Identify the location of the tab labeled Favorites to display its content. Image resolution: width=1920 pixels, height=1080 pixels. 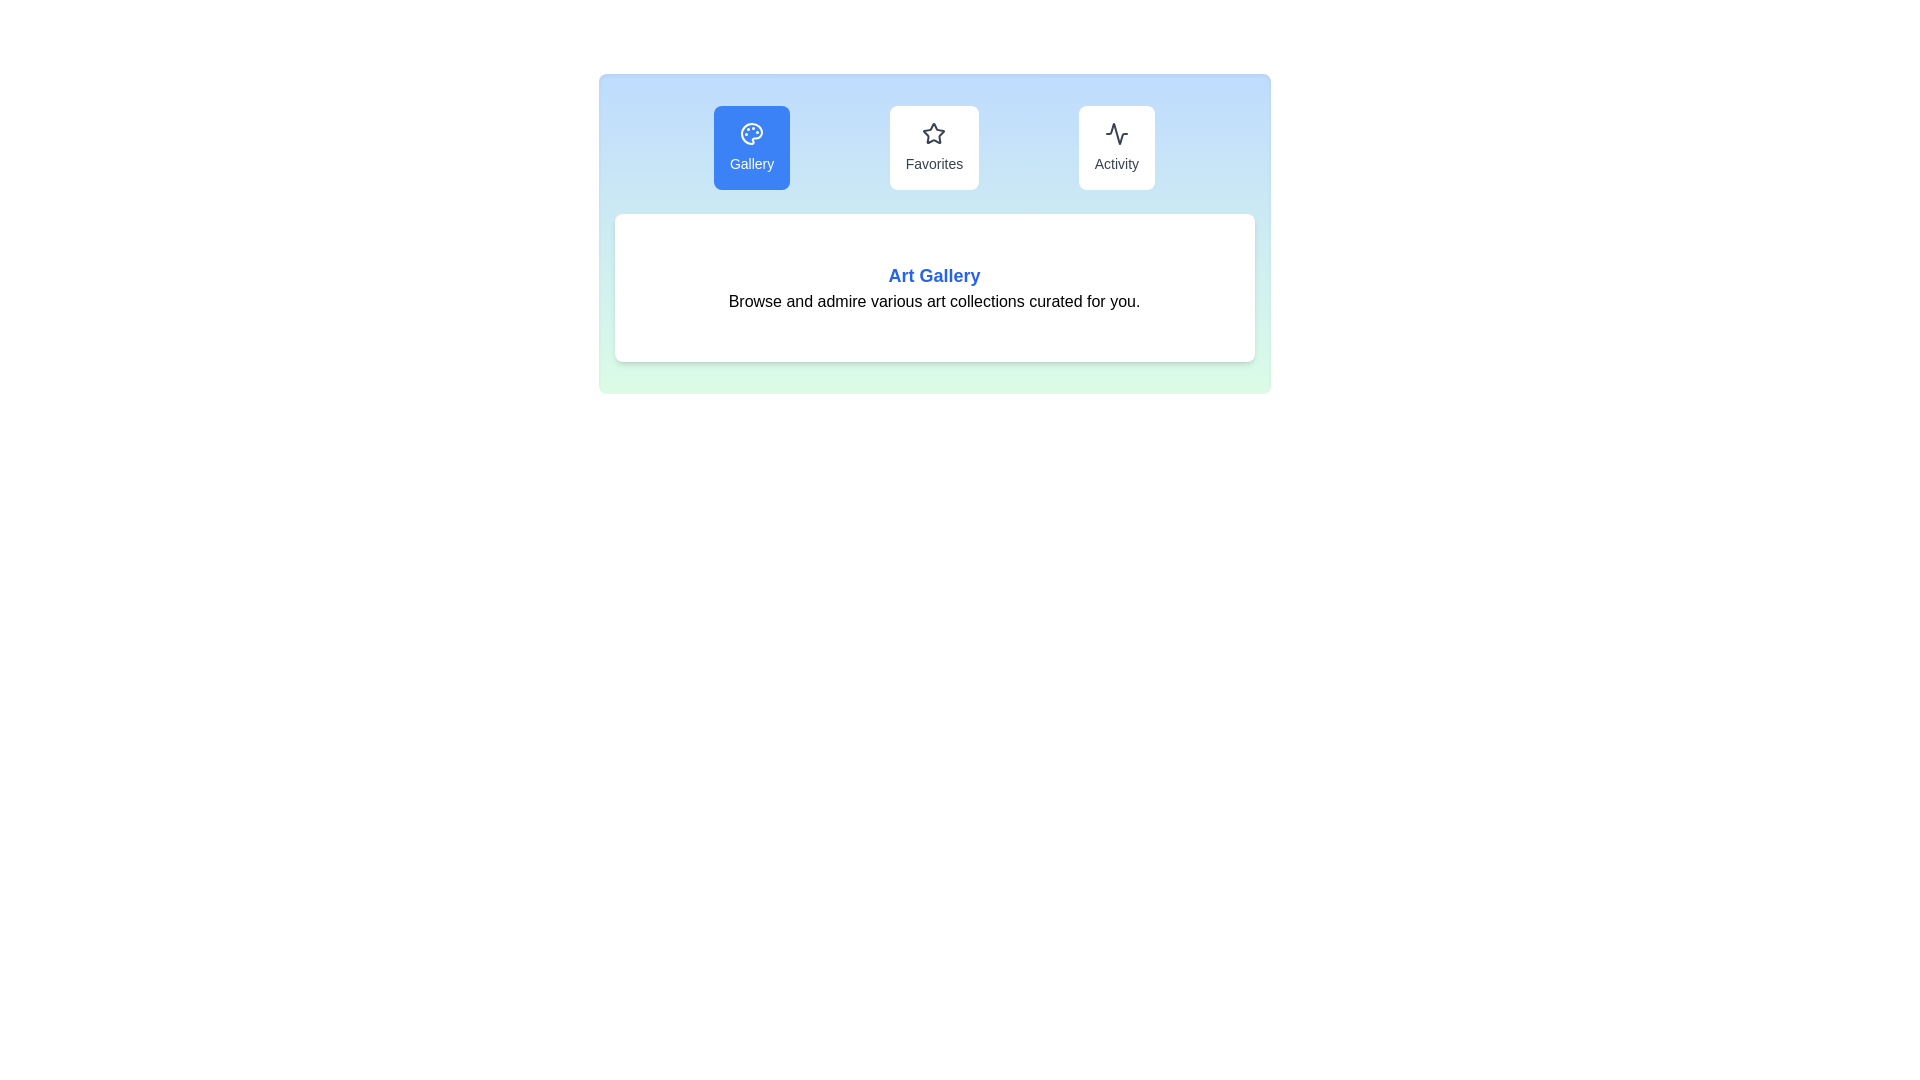
(933, 146).